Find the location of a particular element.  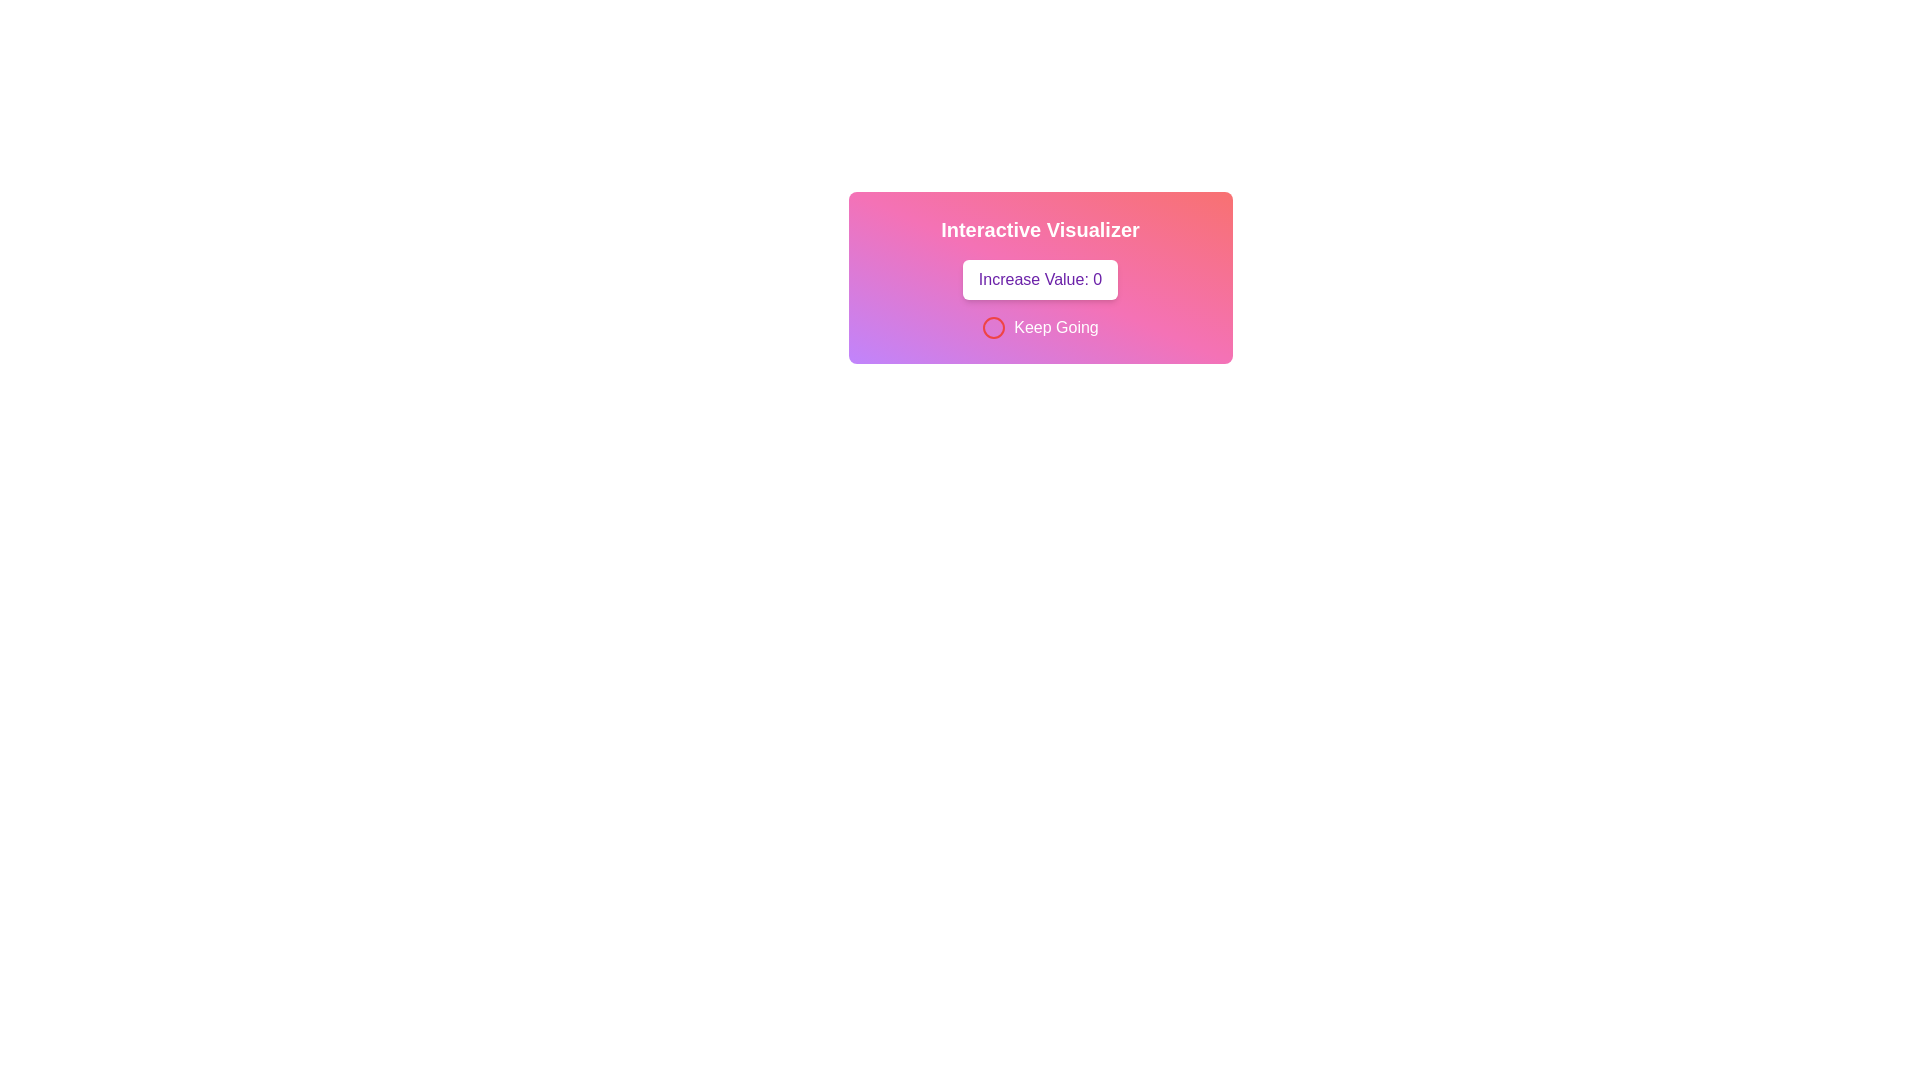

the informative or motivational text label located to the right of the circular icon within a colorful gradient-styled card is located at coordinates (1055, 326).